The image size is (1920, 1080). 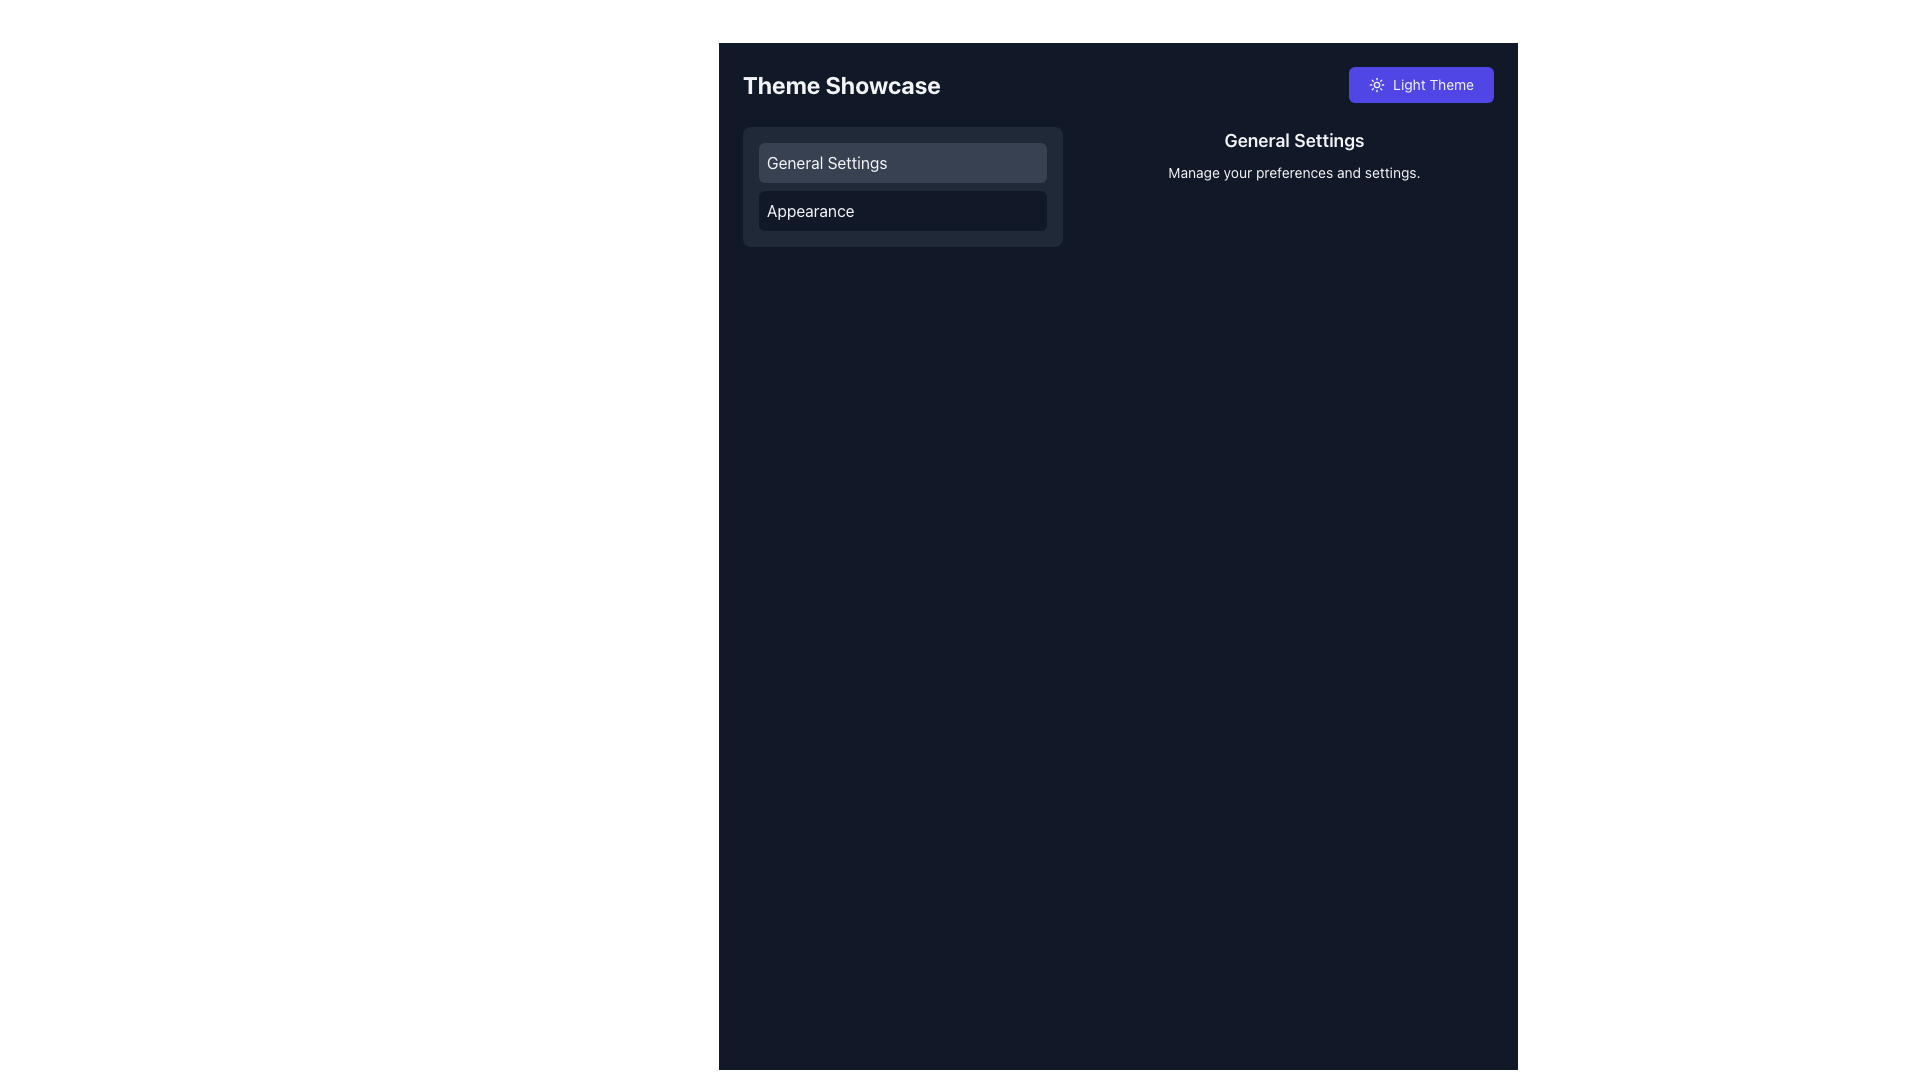 I want to click on the Text Label that provides additional information about the 'General Settings' section, located below the 'General Settings' title, so click(x=1294, y=172).